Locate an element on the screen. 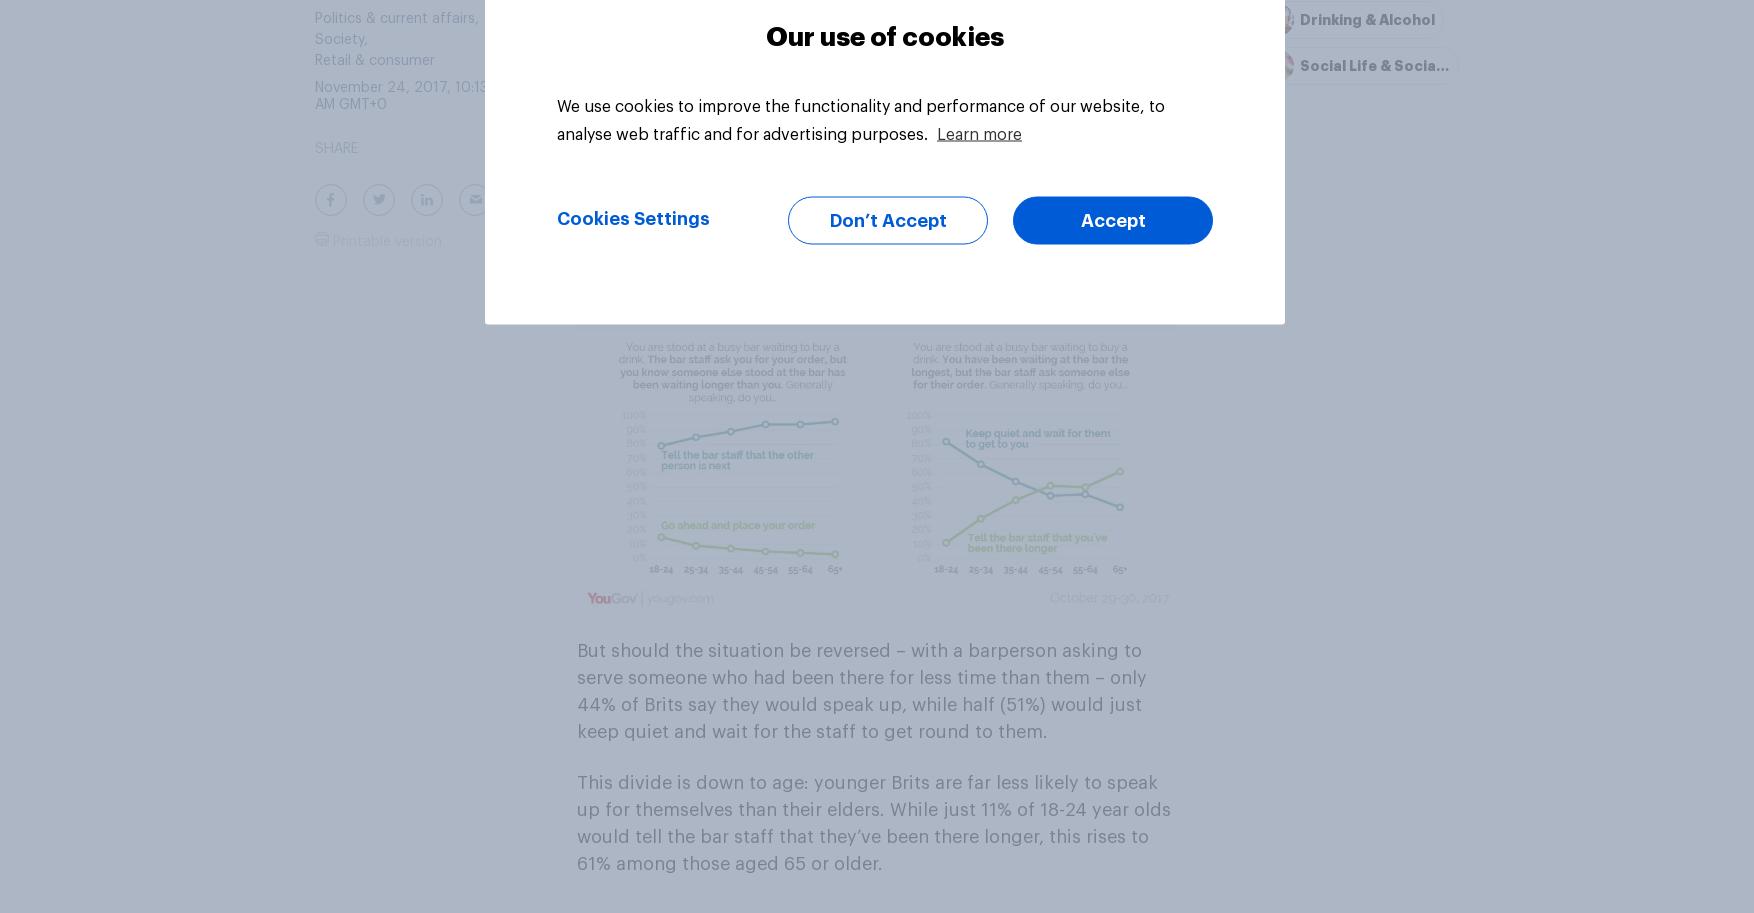 Image resolution: width=1754 pixels, height=913 pixels. 'If a person found themselves inadvertently jumping the queue – because the bar staff asked them what they want ahead of someone who has been there longer – the overwhelming majority of Brits (91%) say they would tell the barperson that someone else was next.' is located at coordinates (871, 213).